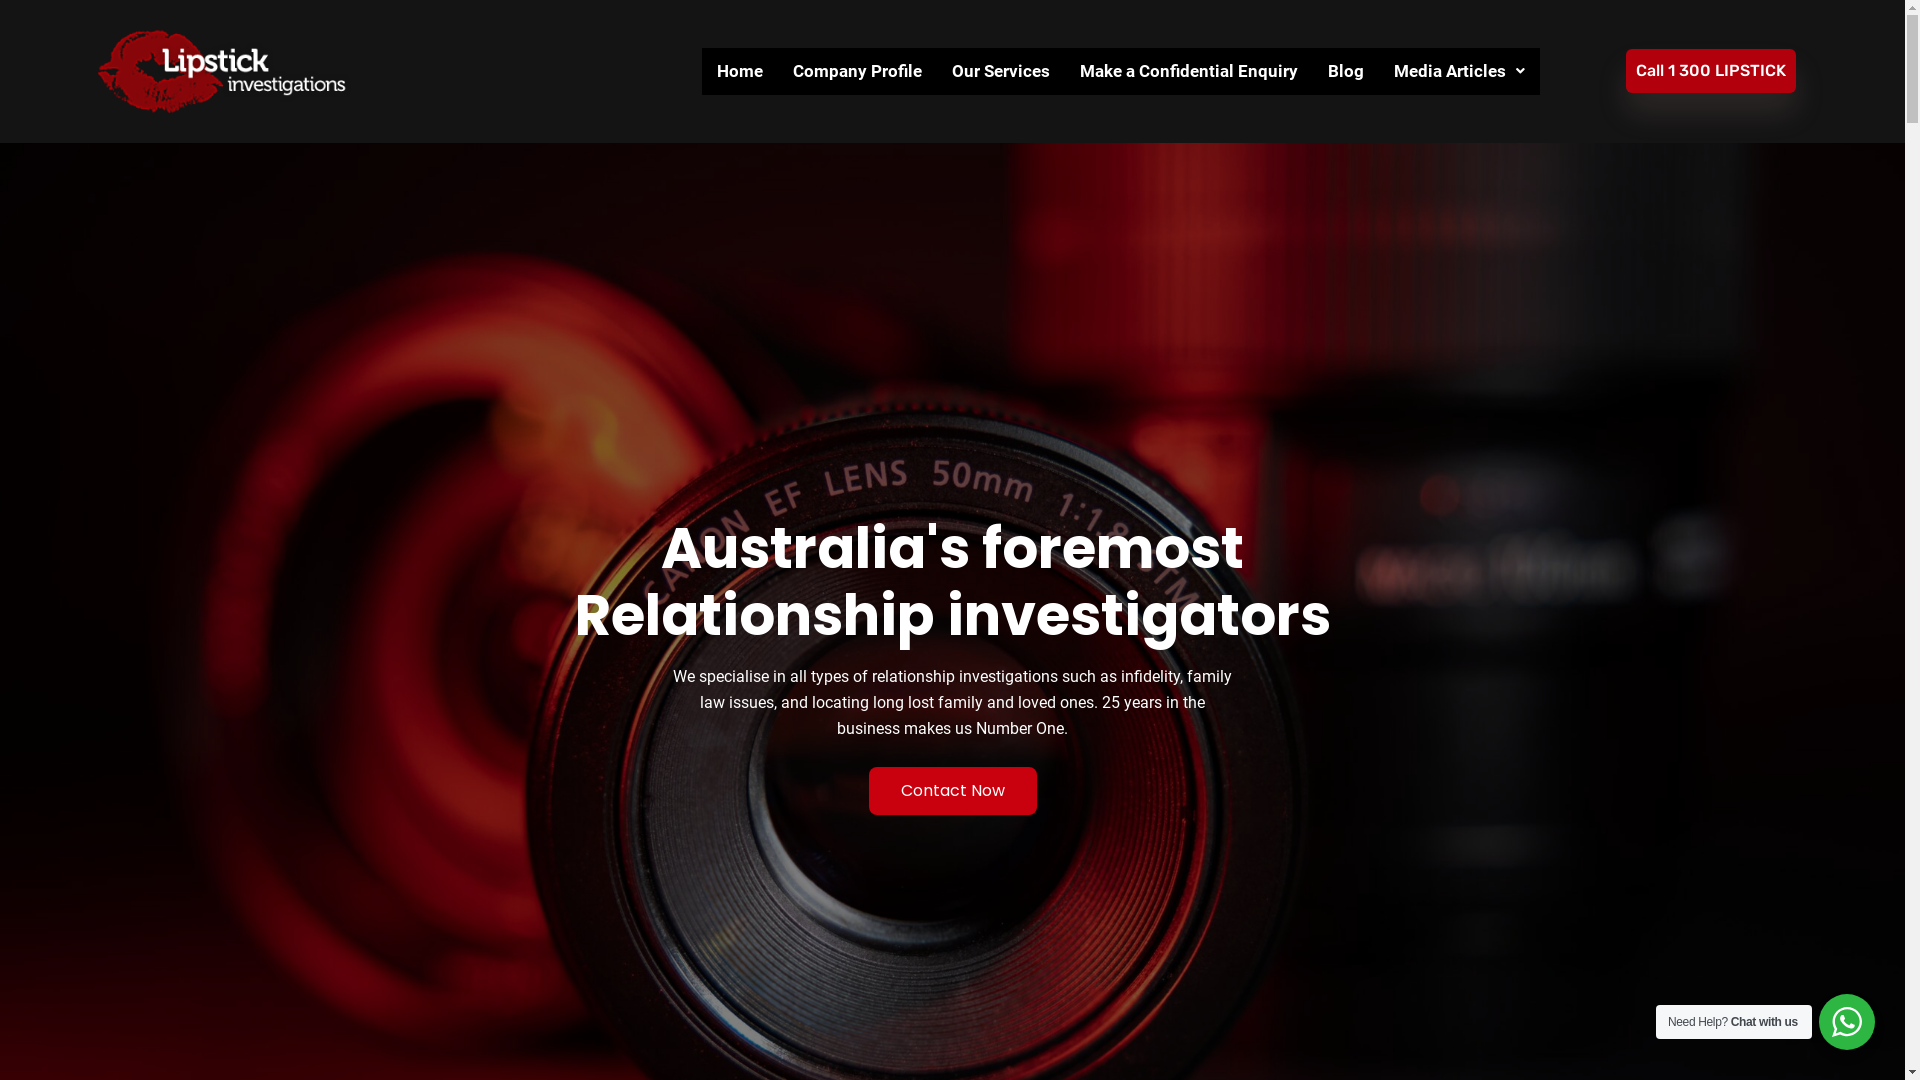 The height and width of the screenshot is (1080, 1920). What do you see at coordinates (857, 70) in the screenshot?
I see `'Company Profile'` at bounding box center [857, 70].